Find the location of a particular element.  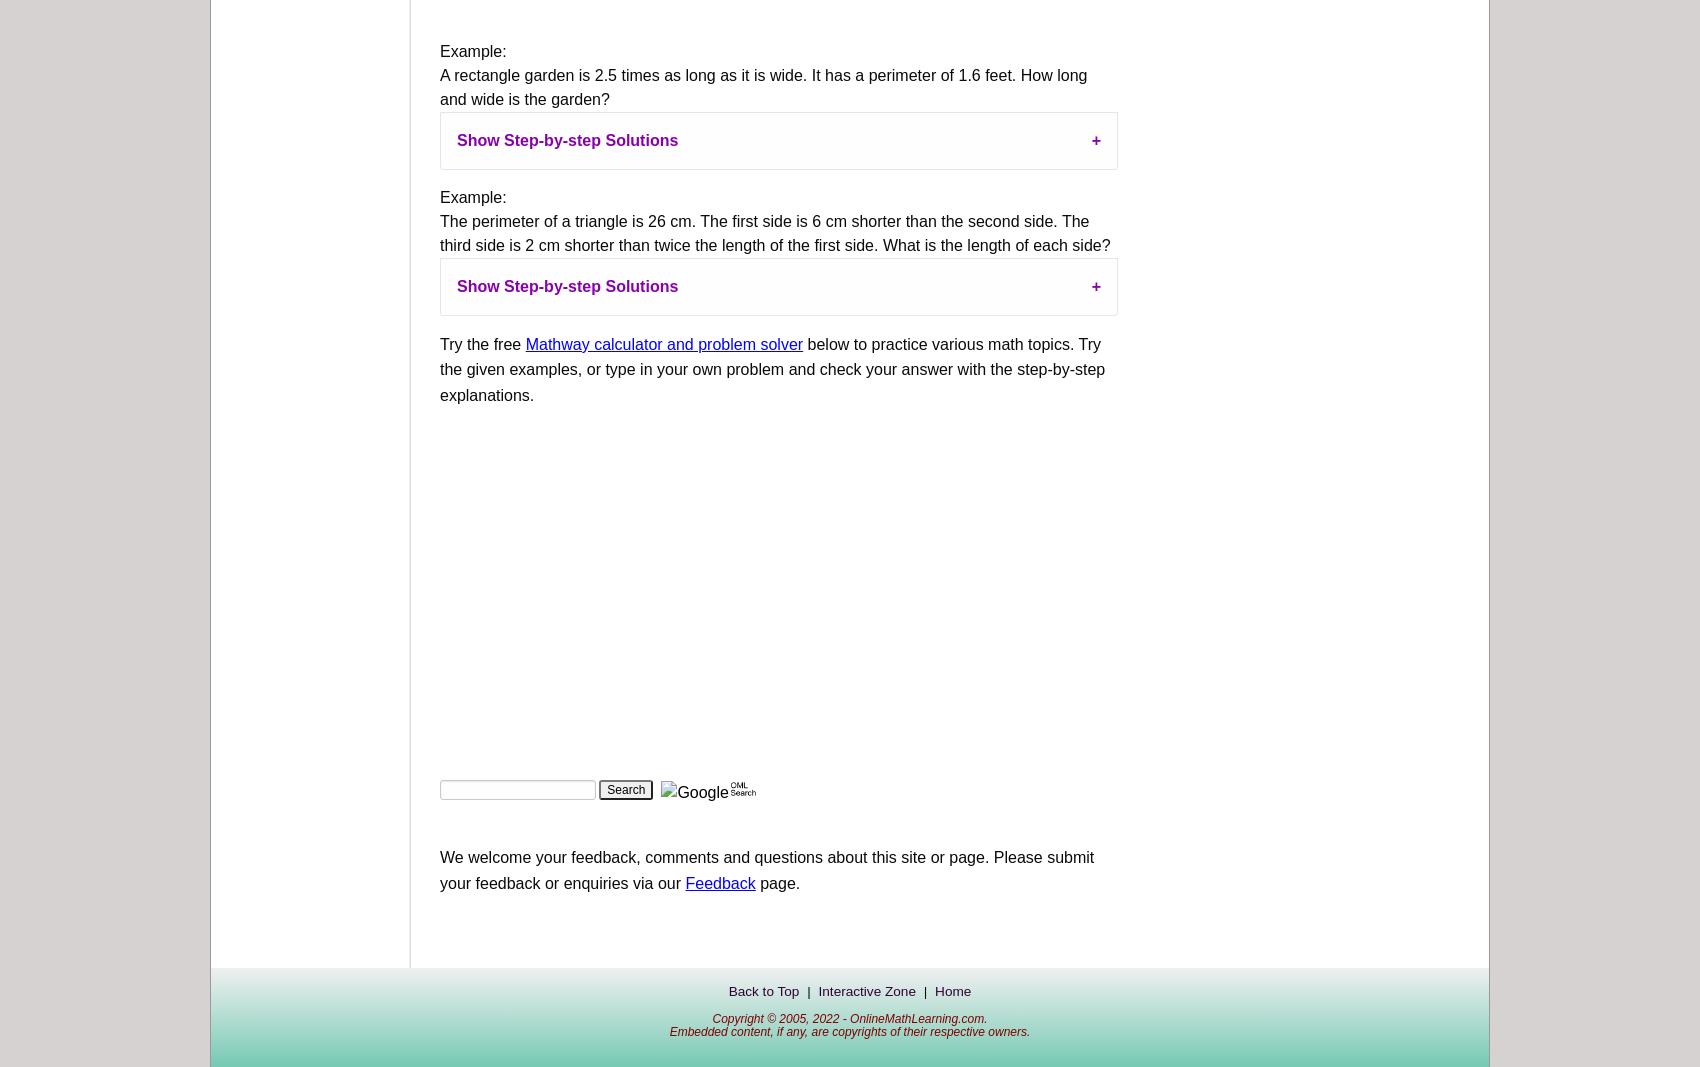

'Back to Top' is located at coordinates (762, 991).